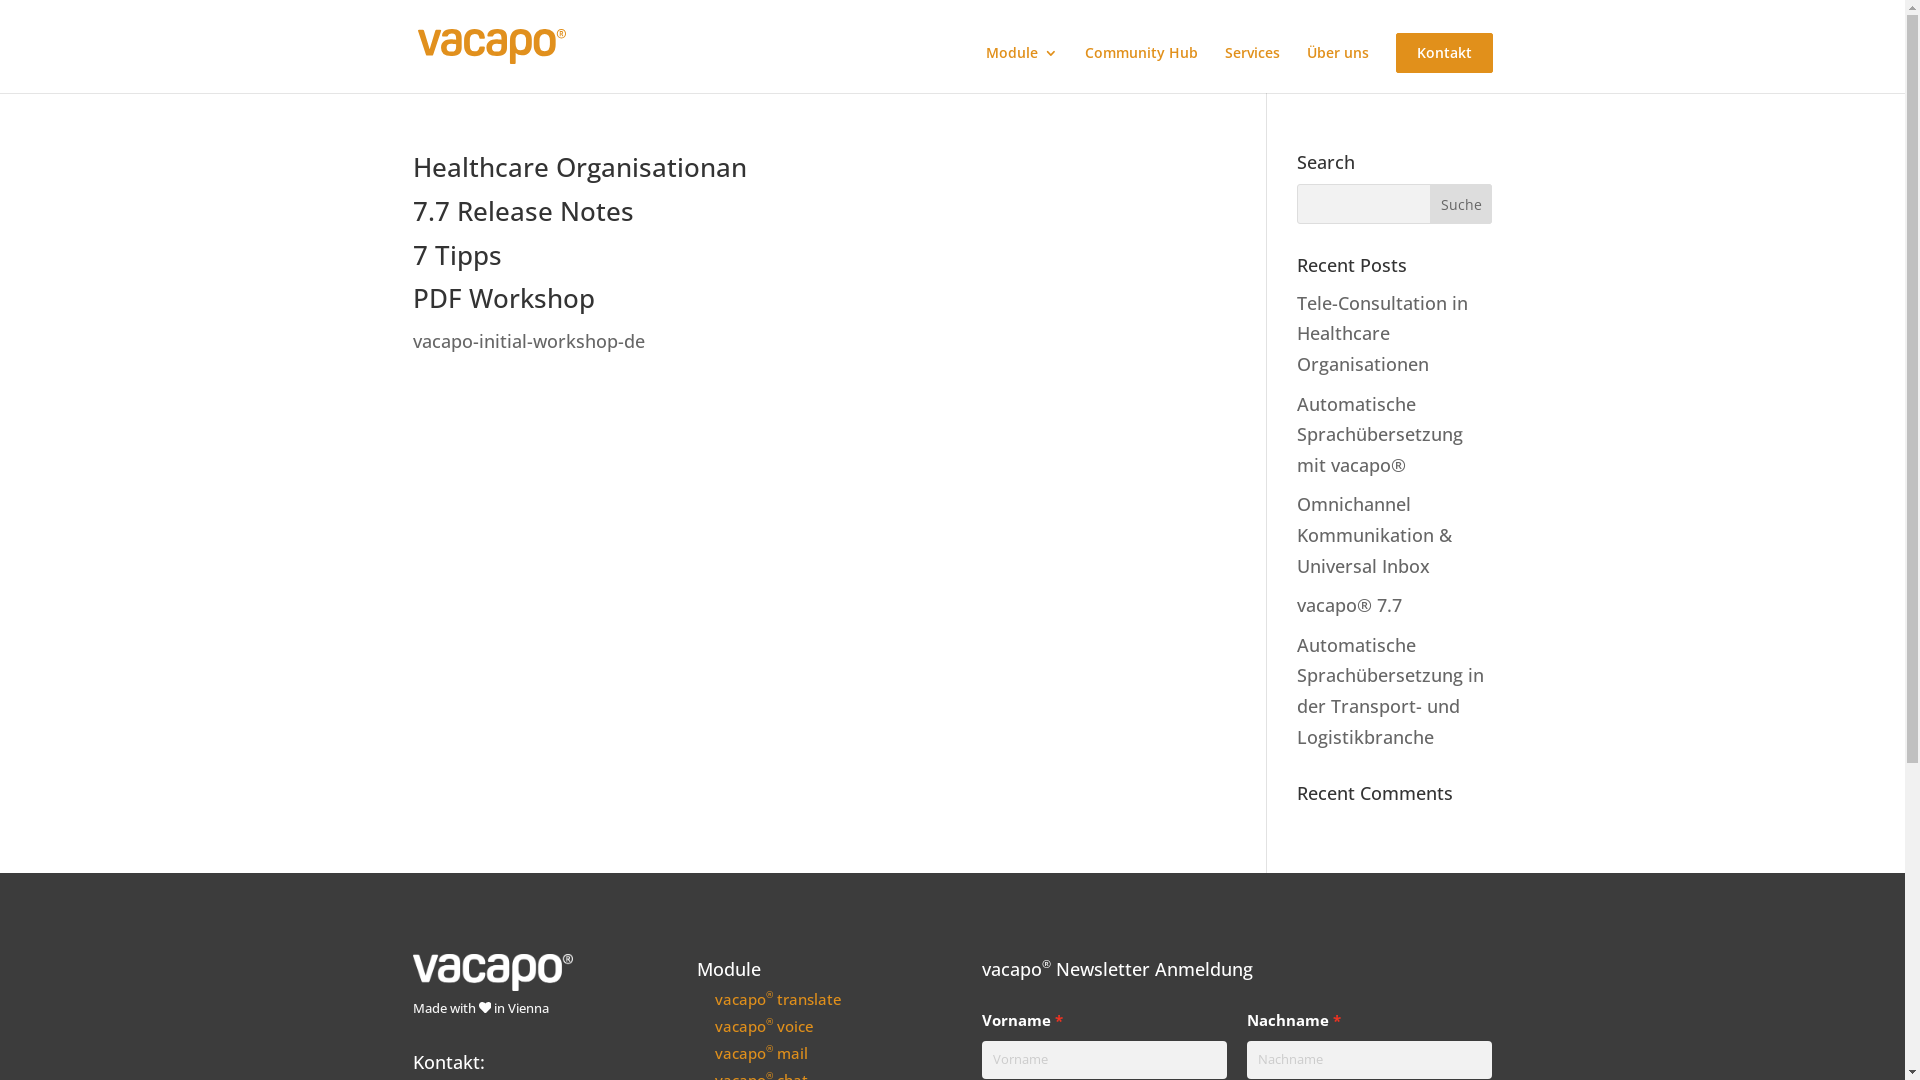 The width and height of the screenshot is (1920, 1080). What do you see at coordinates (1140, 68) in the screenshot?
I see `'Community Hub'` at bounding box center [1140, 68].